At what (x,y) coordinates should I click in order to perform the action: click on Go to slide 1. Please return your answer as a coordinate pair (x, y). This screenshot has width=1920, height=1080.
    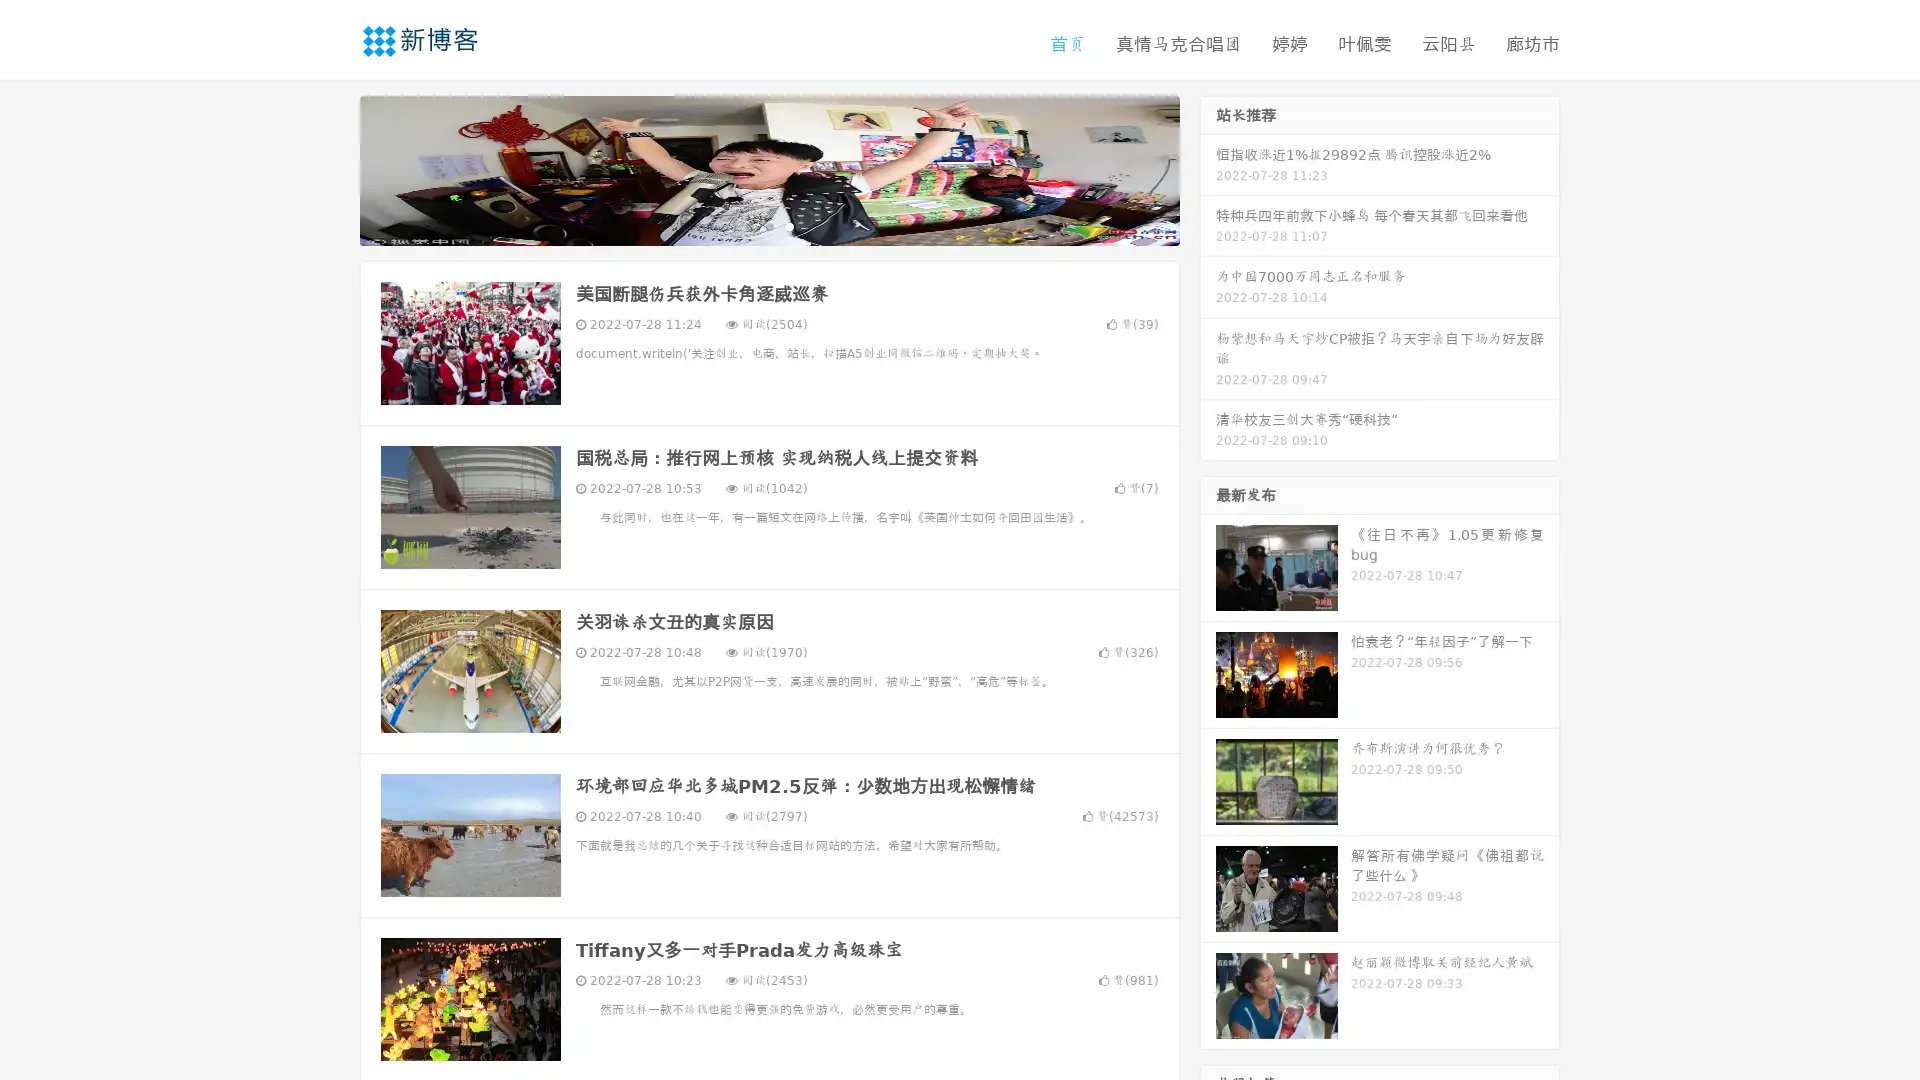
    Looking at the image, I should click on (748, 225).